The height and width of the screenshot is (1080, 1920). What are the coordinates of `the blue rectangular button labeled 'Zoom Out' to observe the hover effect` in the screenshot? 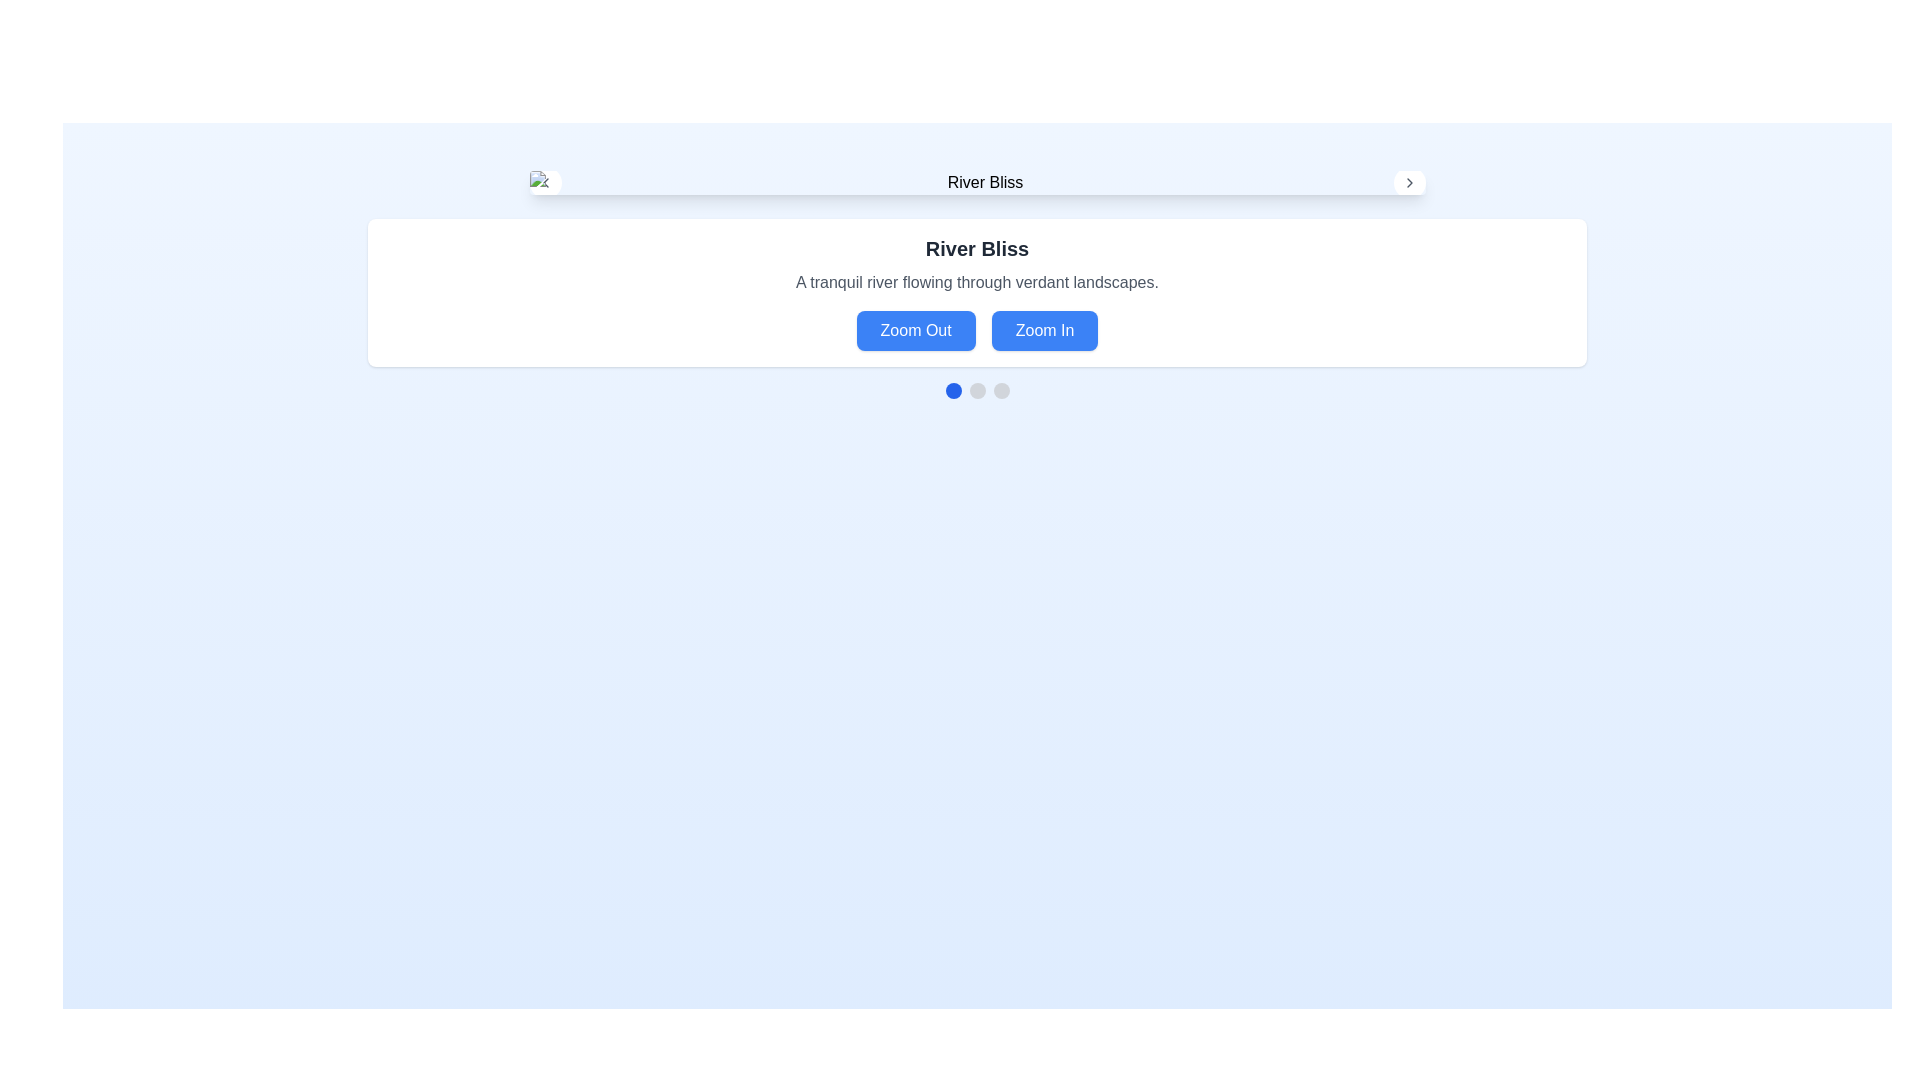 It's located at (915, 330).